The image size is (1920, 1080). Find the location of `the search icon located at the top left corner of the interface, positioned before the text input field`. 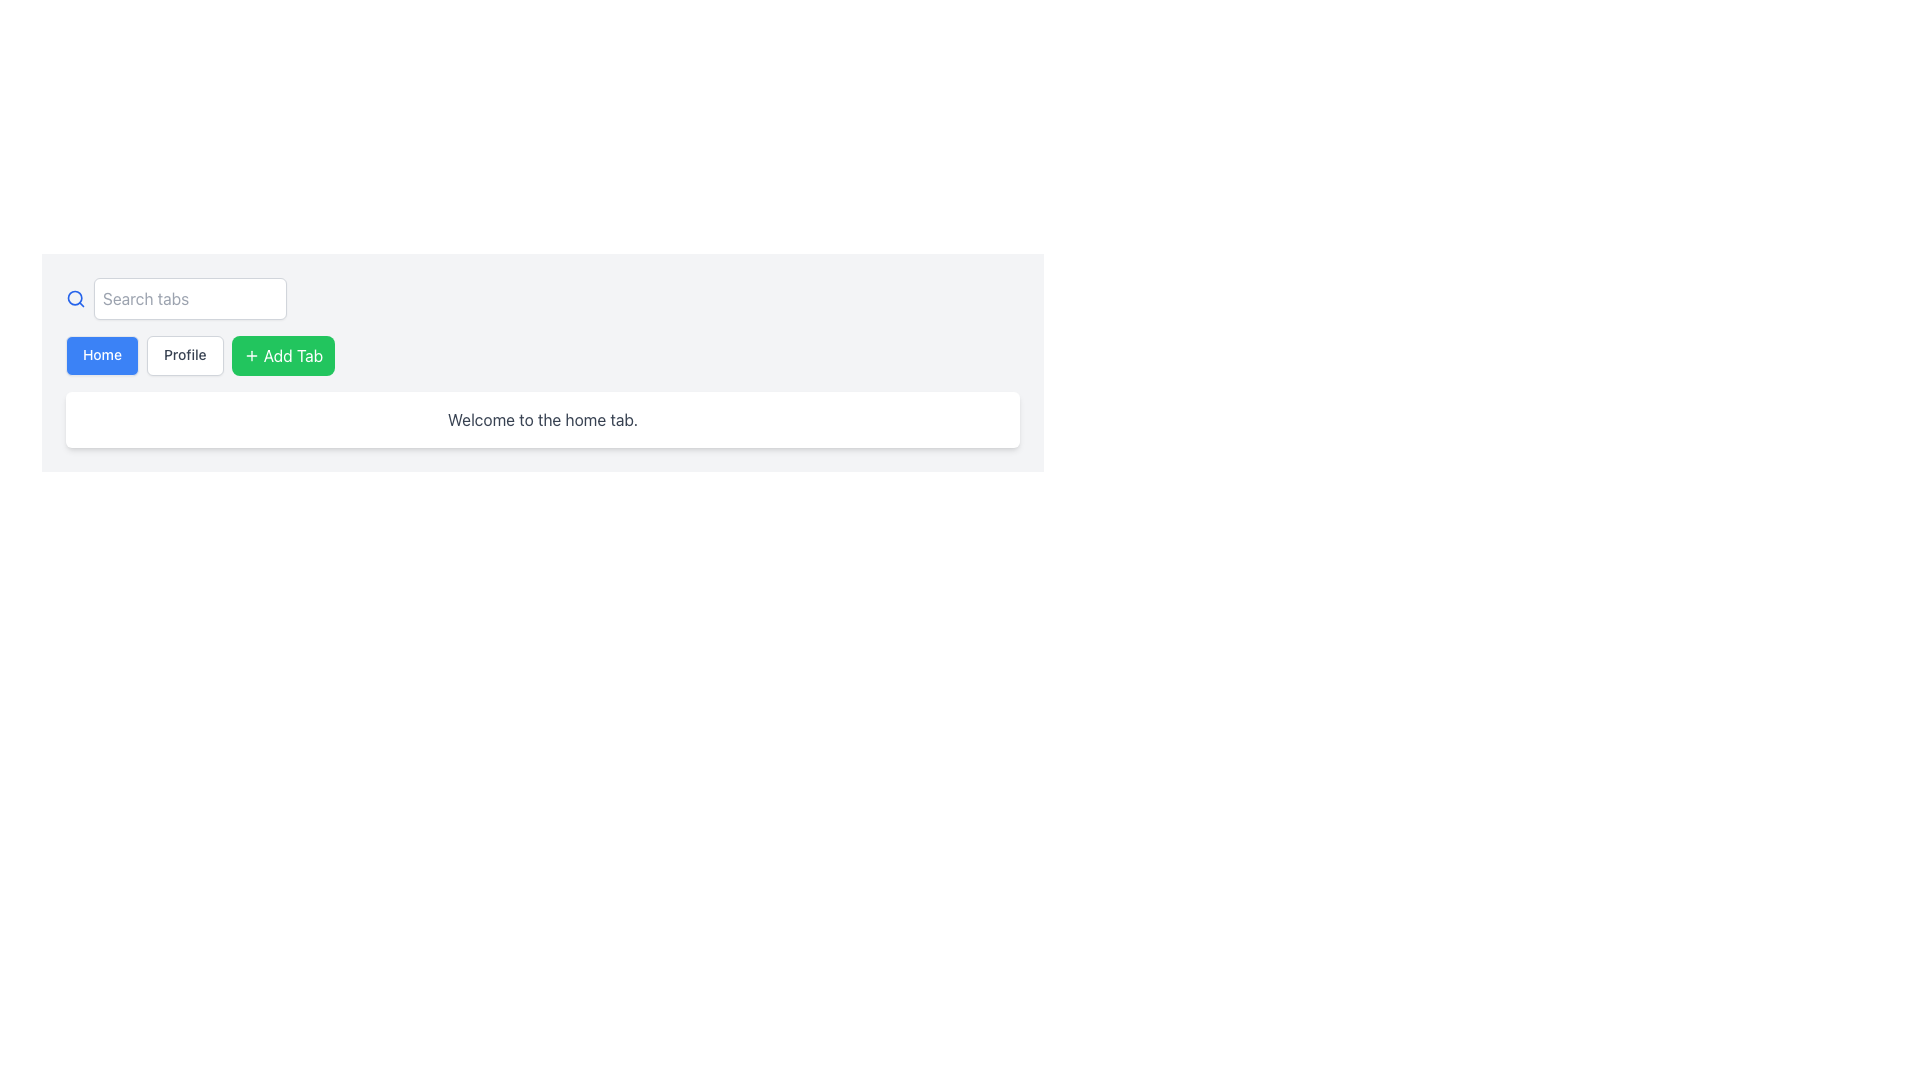

the search icon located at the top left corner of the interface, positioned before the text input field is located at coordinates (76, 299).